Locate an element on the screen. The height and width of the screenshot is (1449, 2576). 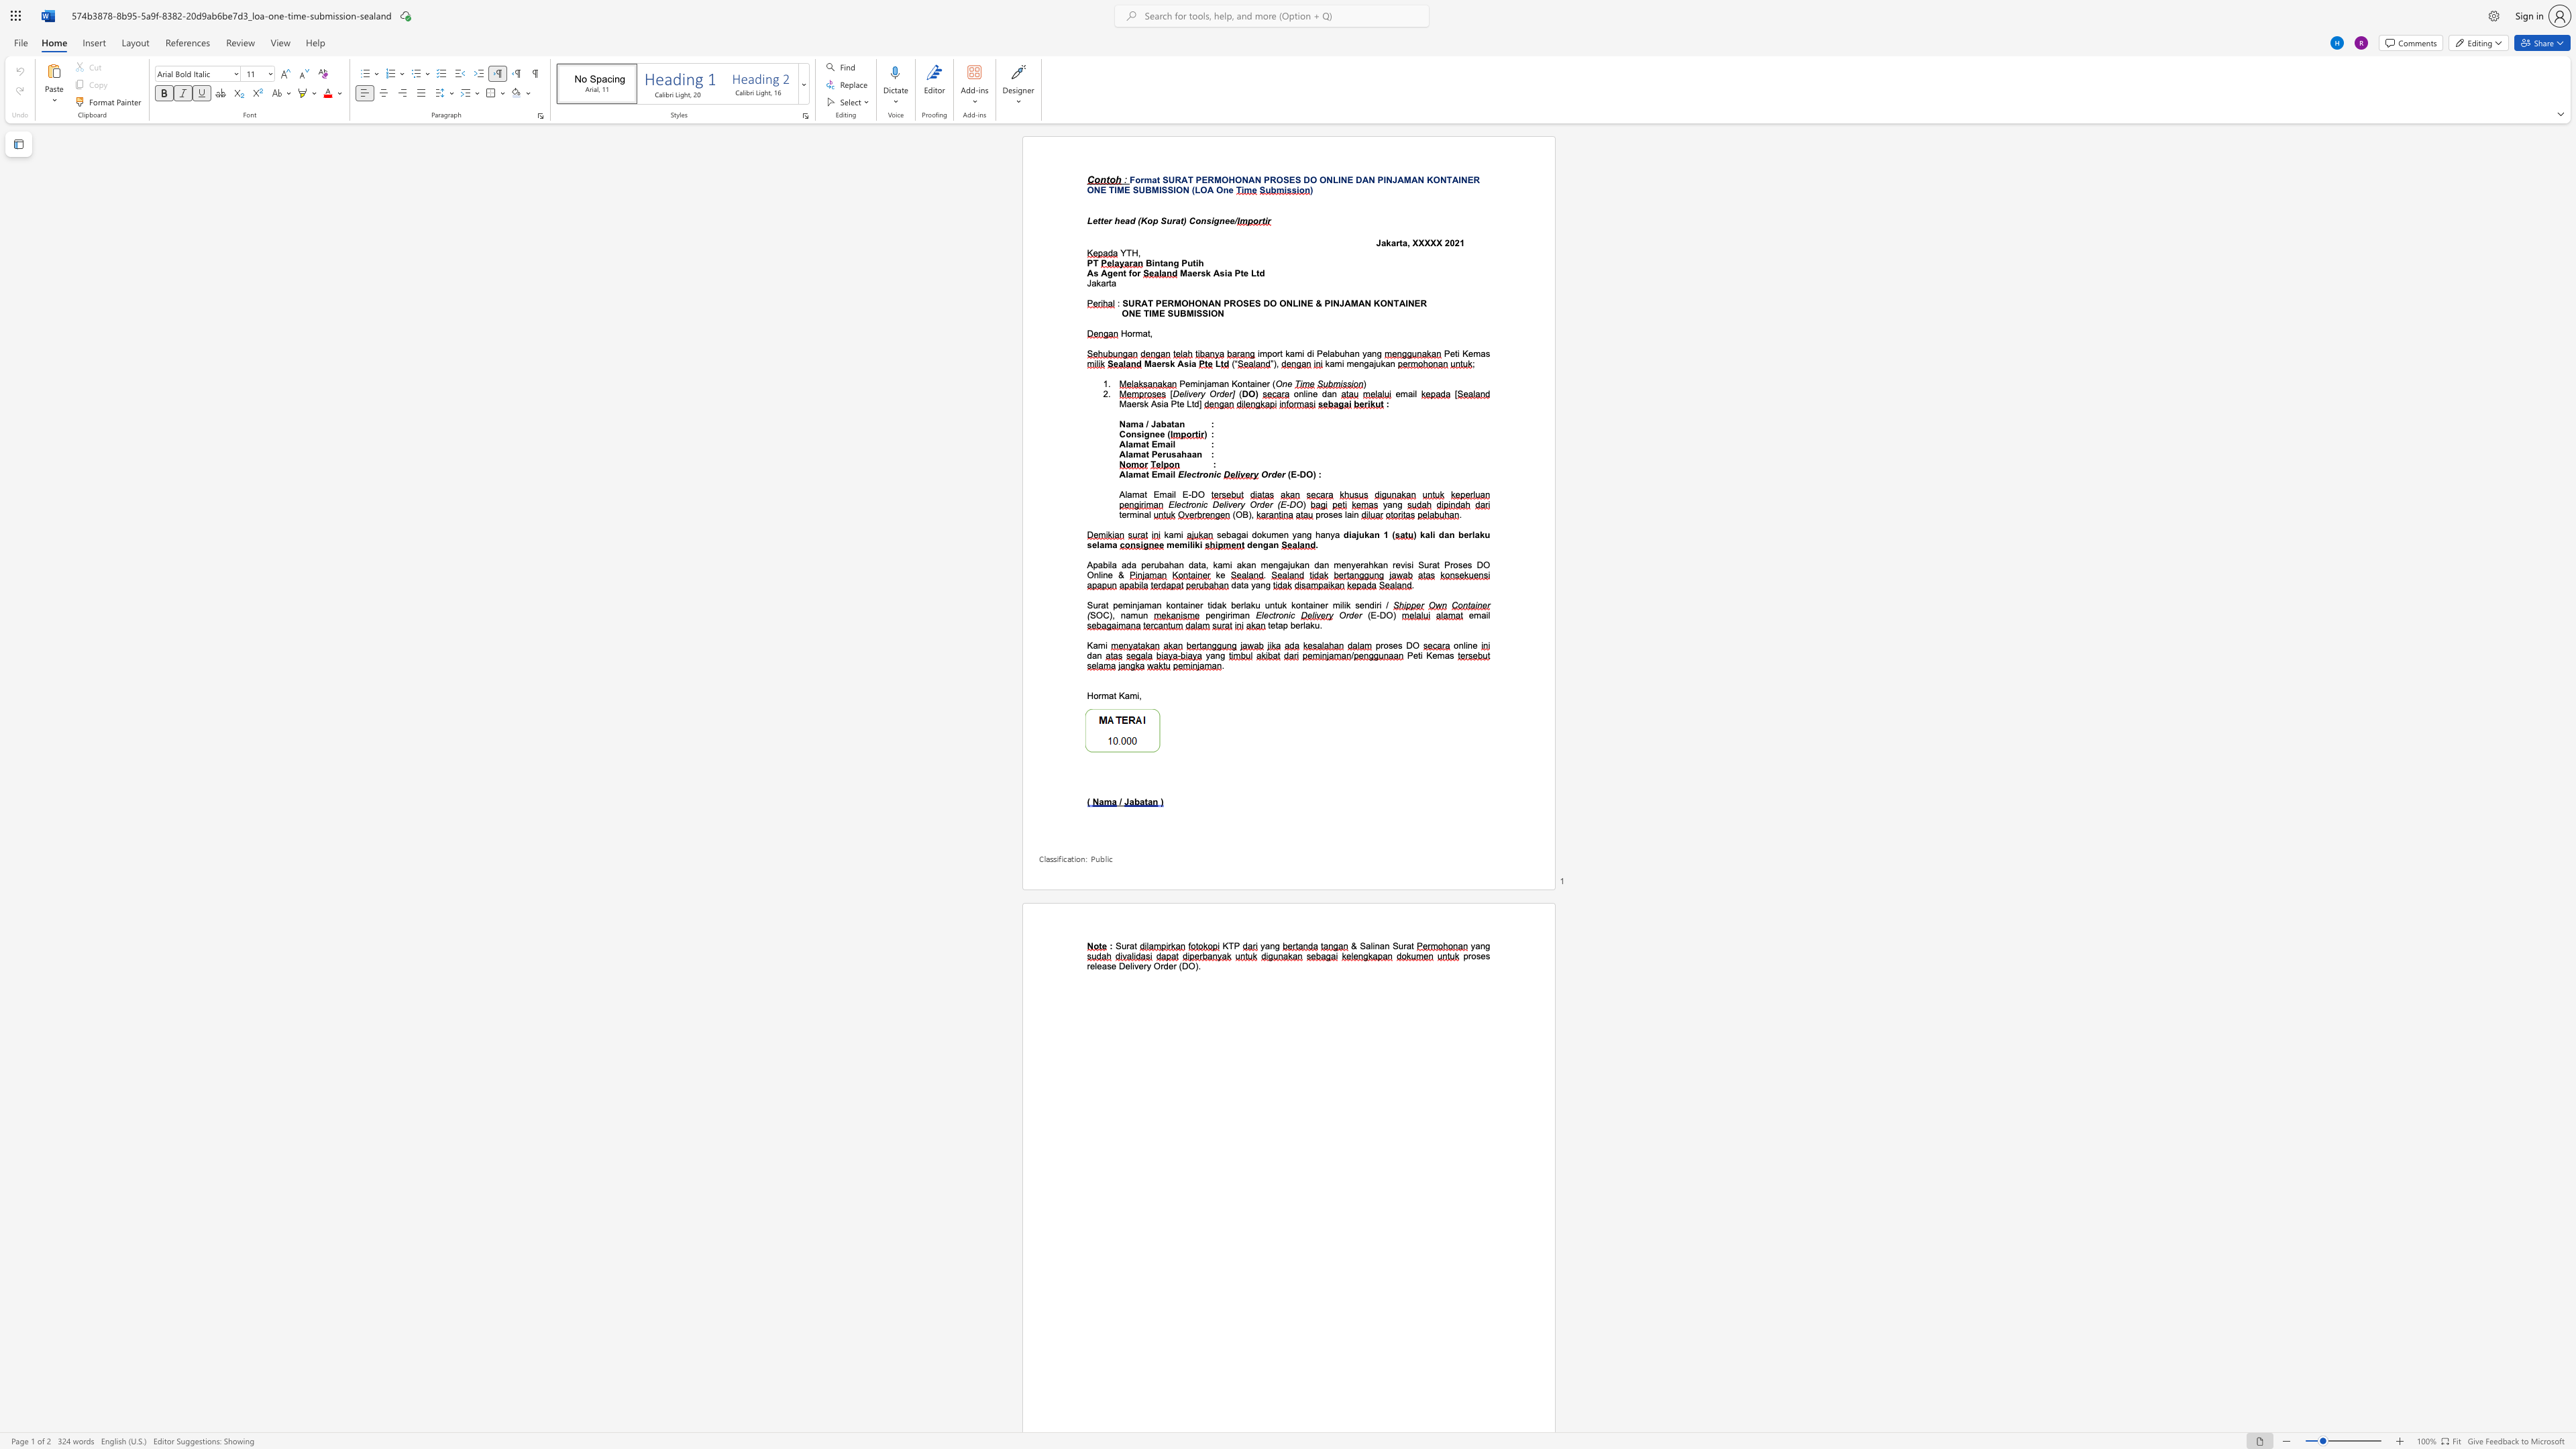
the subset text "e (" within the text "Consignee (" is located at coordinates (1159, 433).